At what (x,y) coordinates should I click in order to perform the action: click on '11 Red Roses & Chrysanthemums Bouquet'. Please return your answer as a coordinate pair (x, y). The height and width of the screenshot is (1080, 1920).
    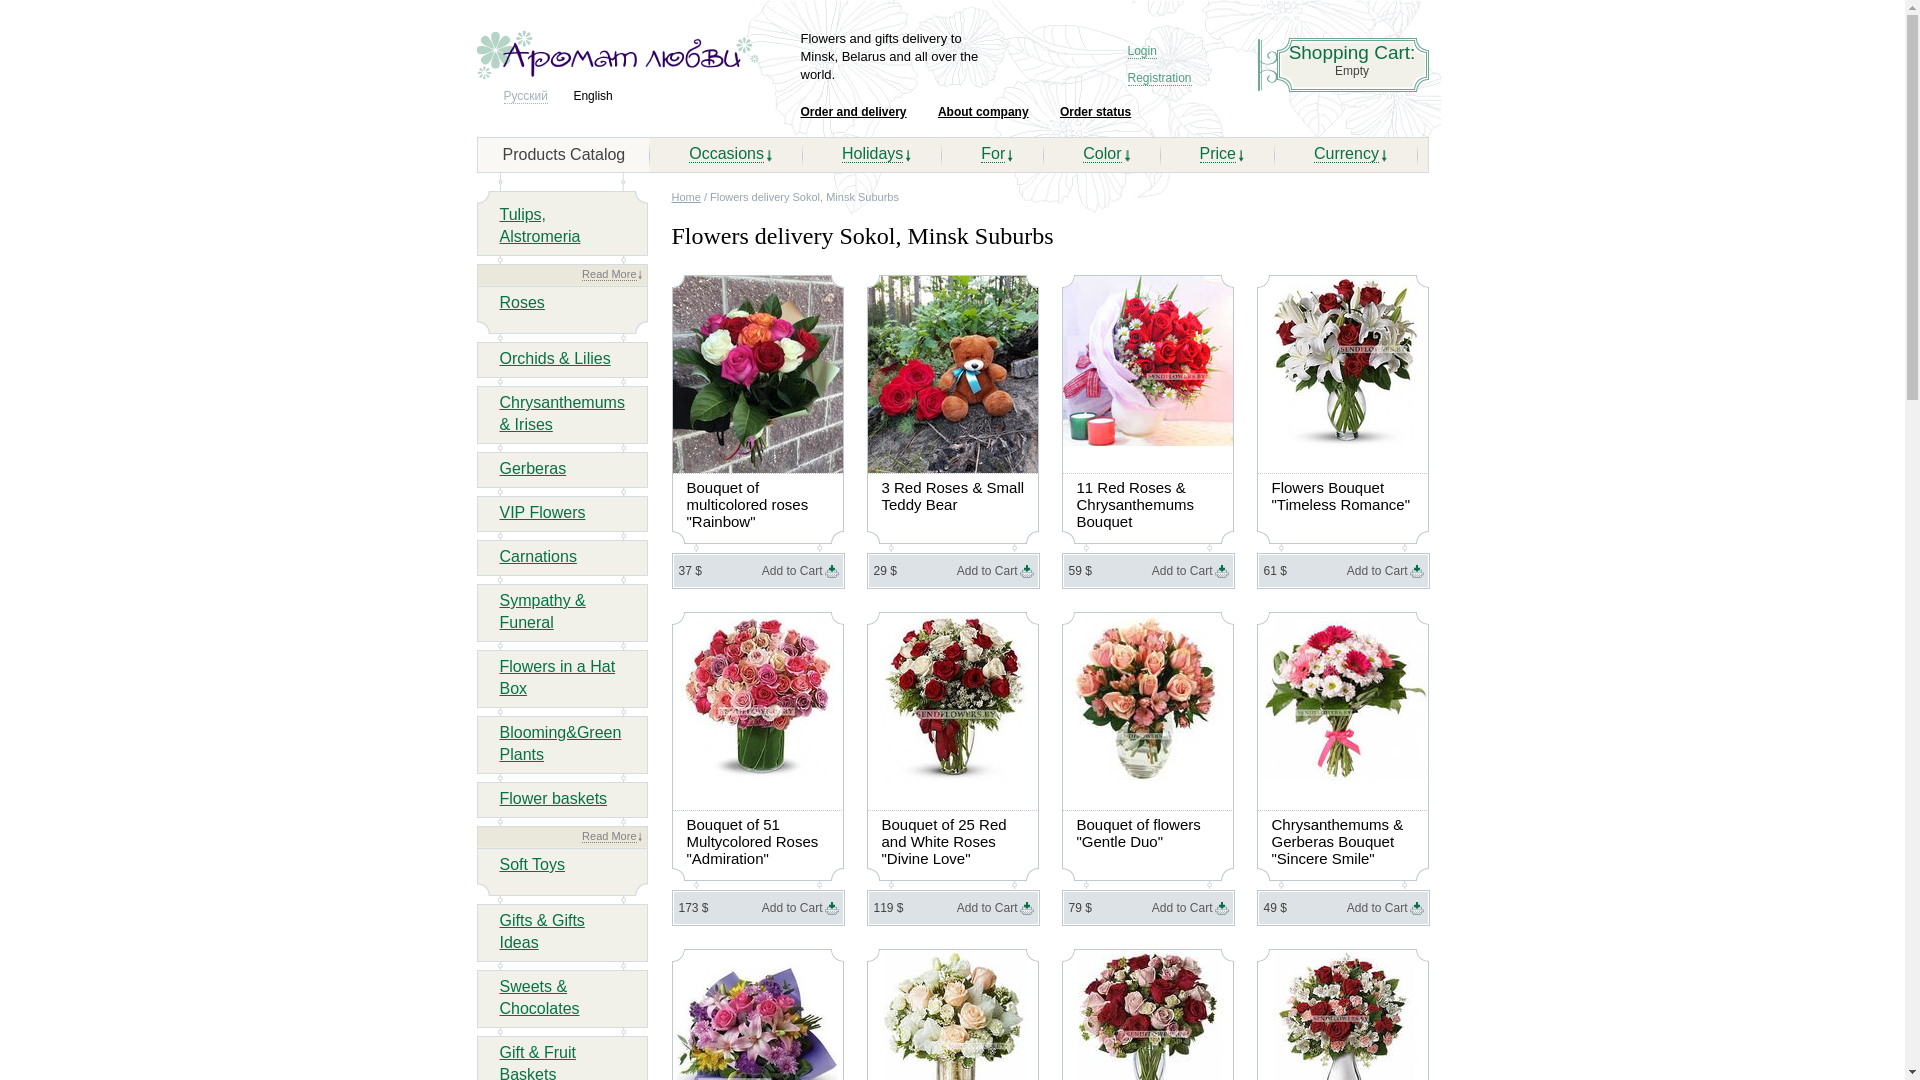
    Looking at the image, I should click on (1147, 500).